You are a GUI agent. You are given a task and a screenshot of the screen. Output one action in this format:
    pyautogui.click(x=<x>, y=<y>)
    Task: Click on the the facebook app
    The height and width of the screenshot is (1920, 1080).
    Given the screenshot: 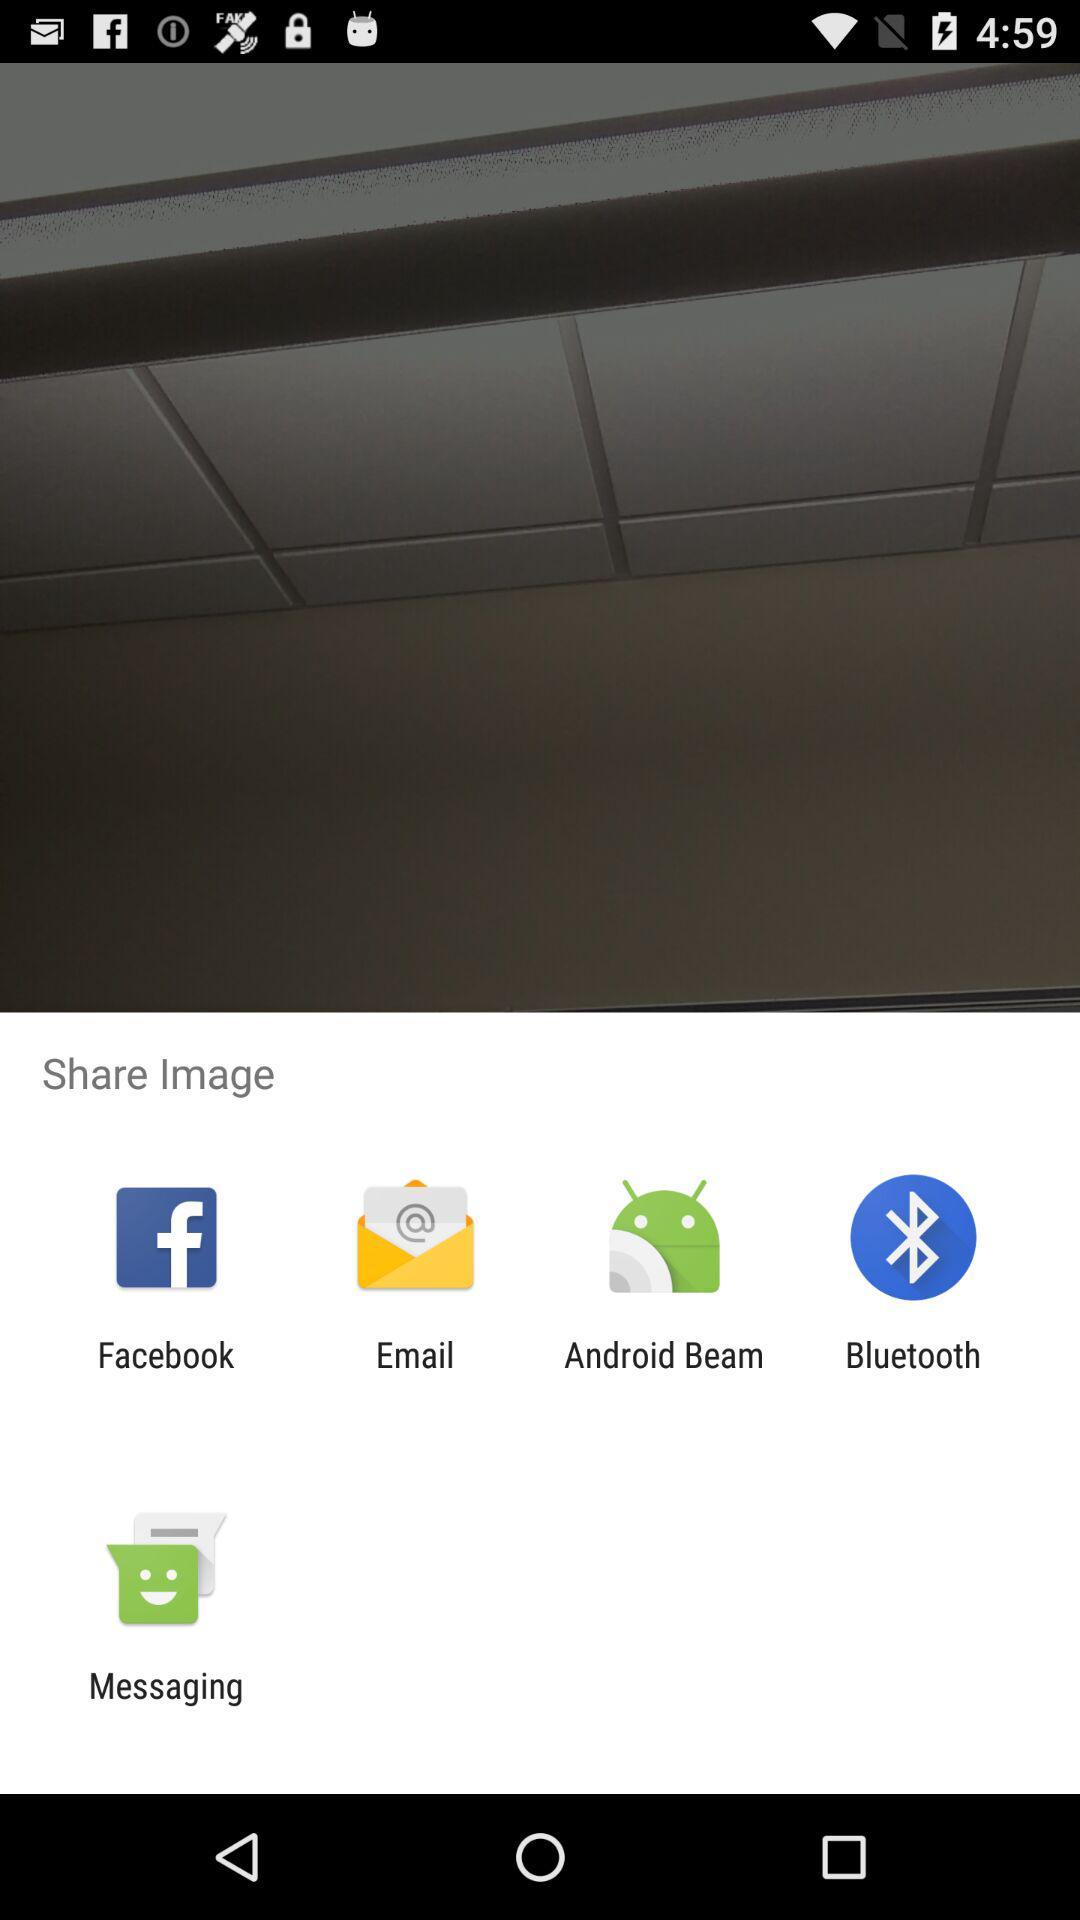 What is the action you would take?
    pyautogui.click(x=165, y=1374)
    